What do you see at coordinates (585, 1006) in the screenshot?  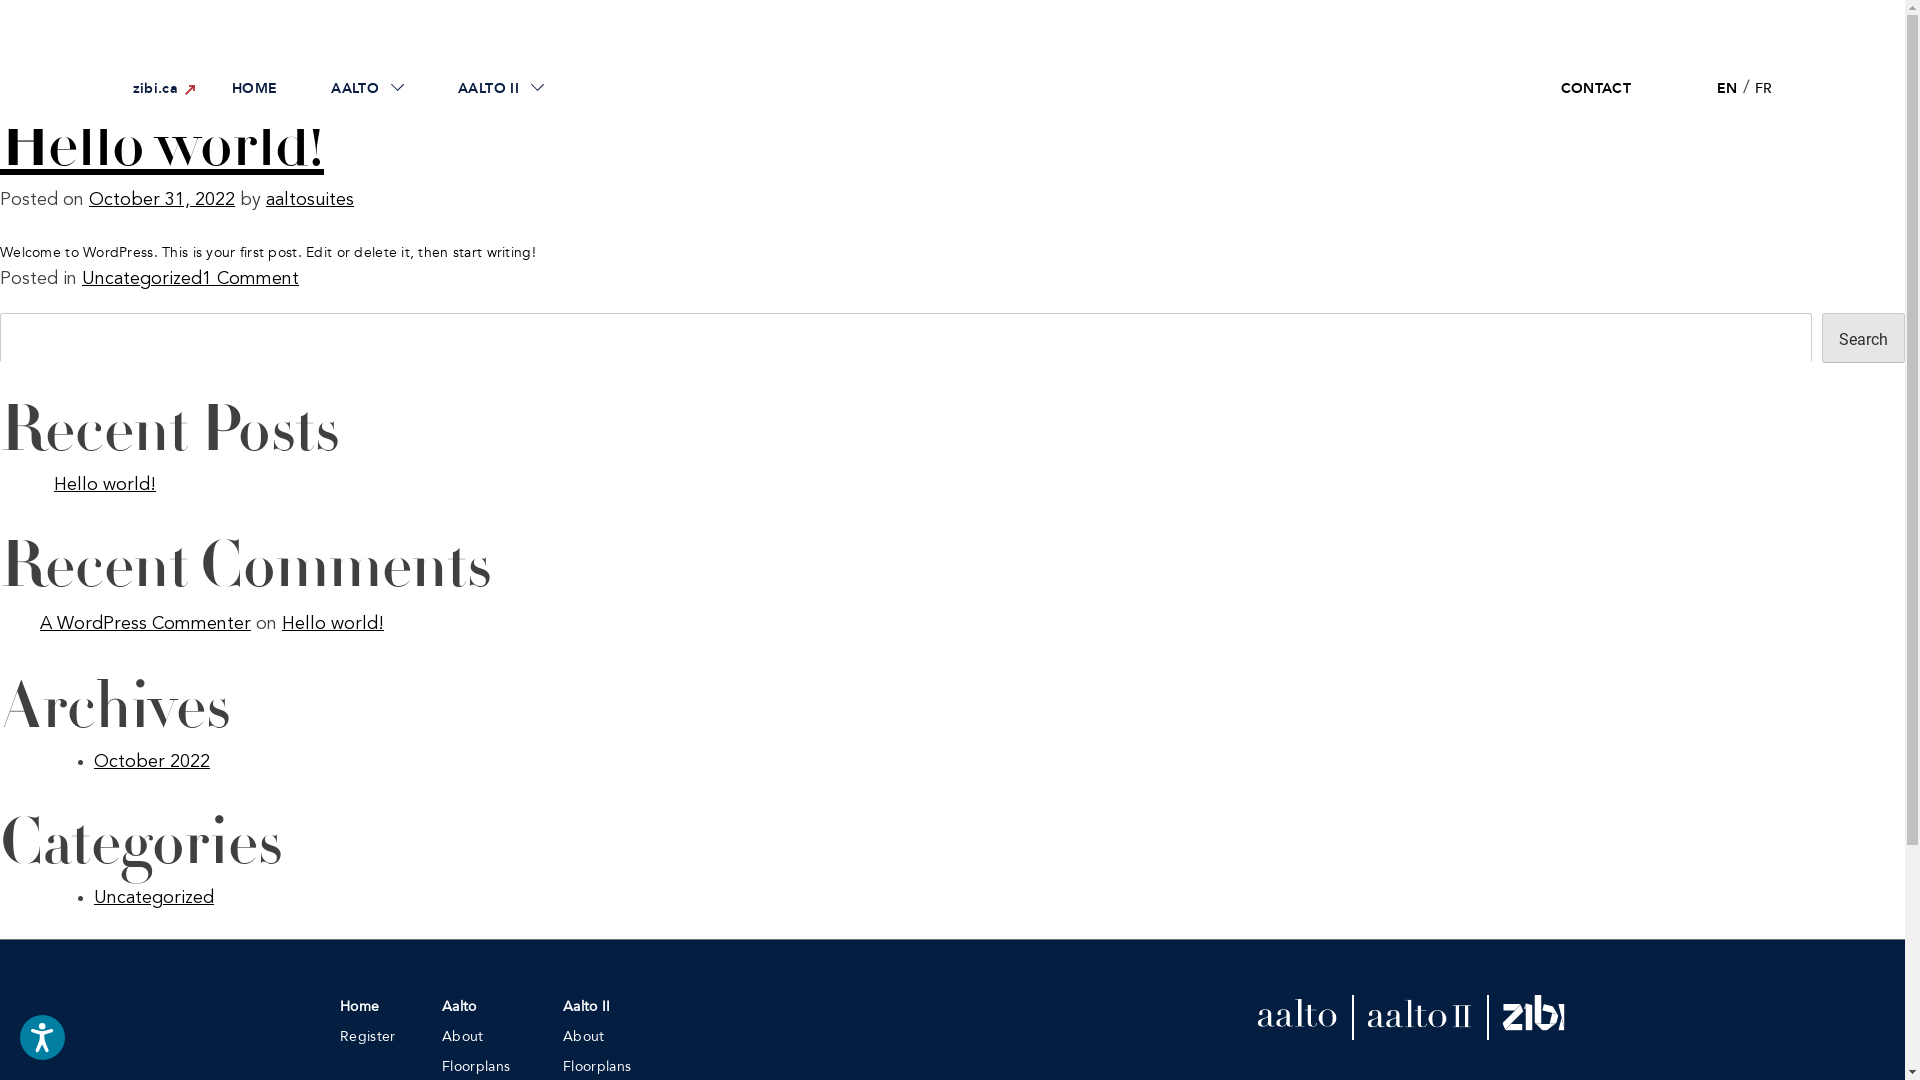 I see `'Aalto II'` at bounding box center [585, 1006].